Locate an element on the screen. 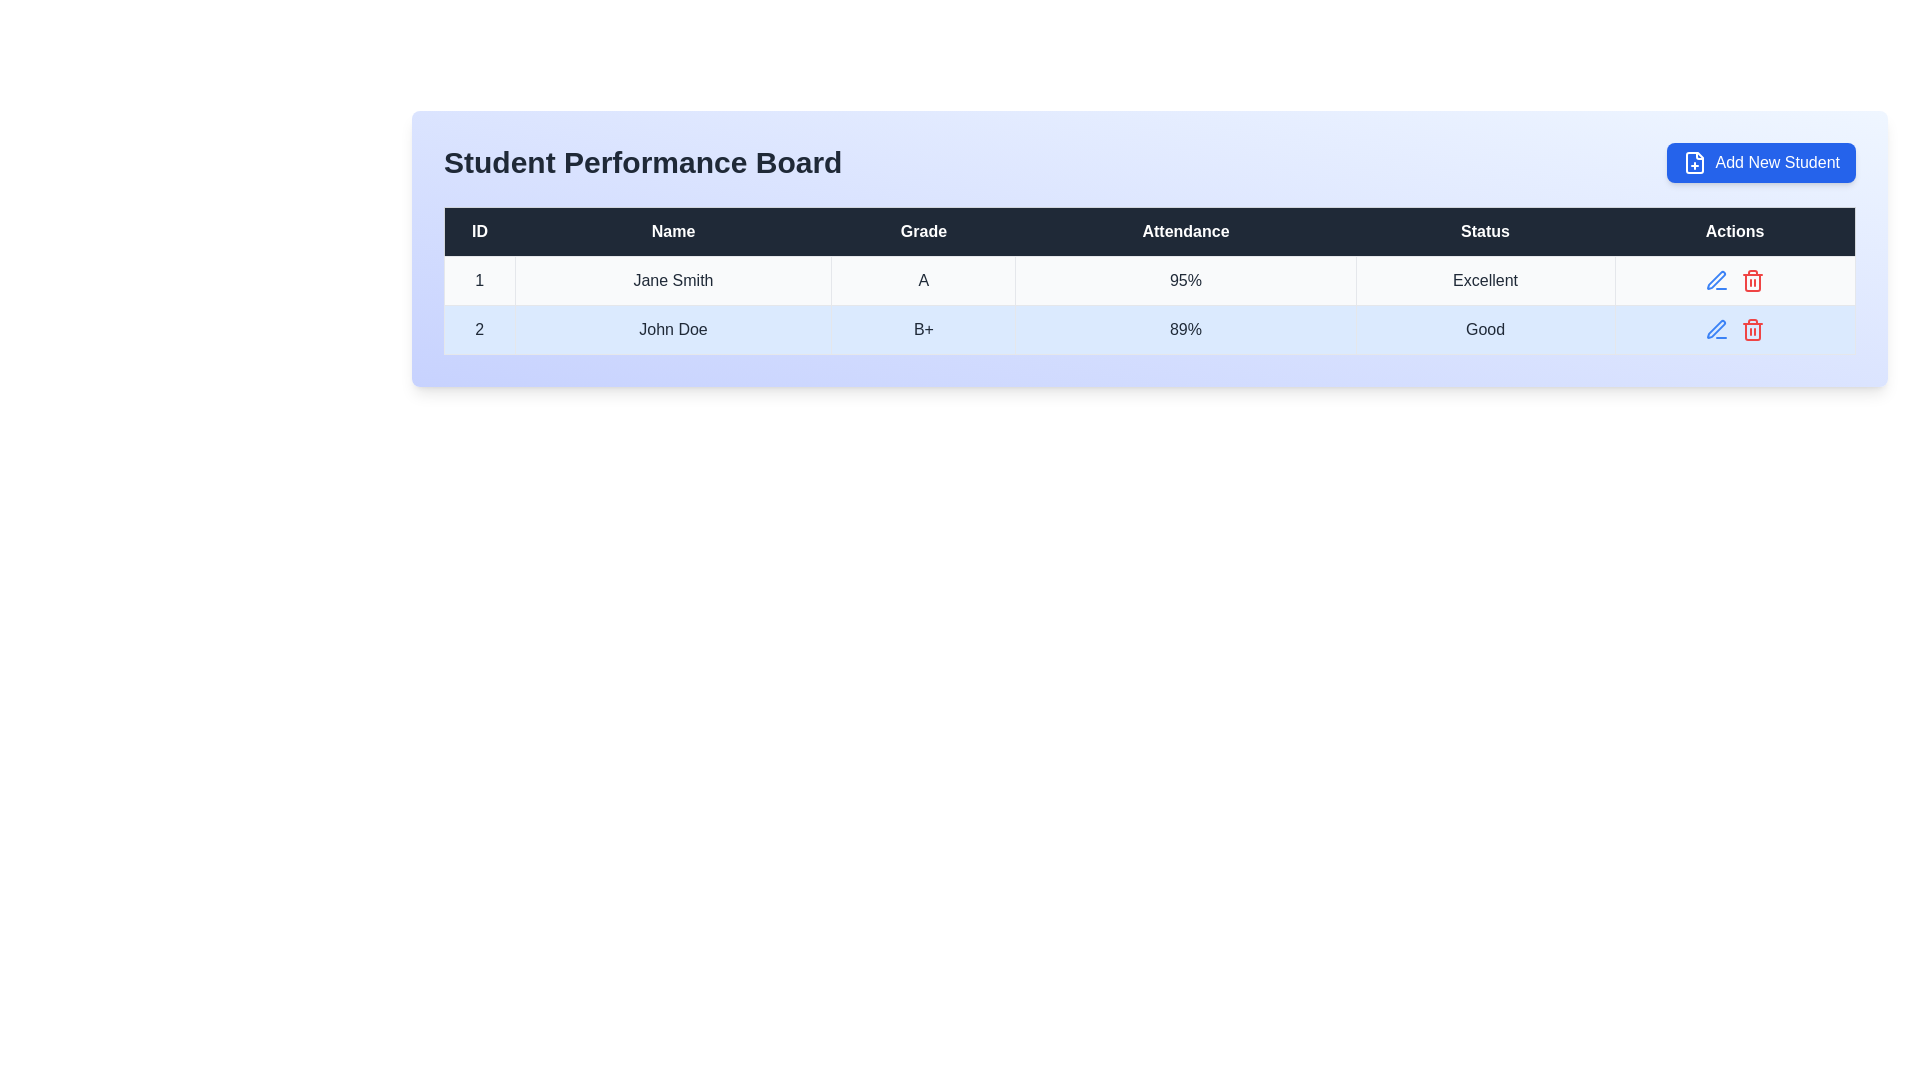  text label for the 'Name' column in the header row of the table, which is located between the 'ID' column and the 'Grade' column is located at coordinates (673, 230).